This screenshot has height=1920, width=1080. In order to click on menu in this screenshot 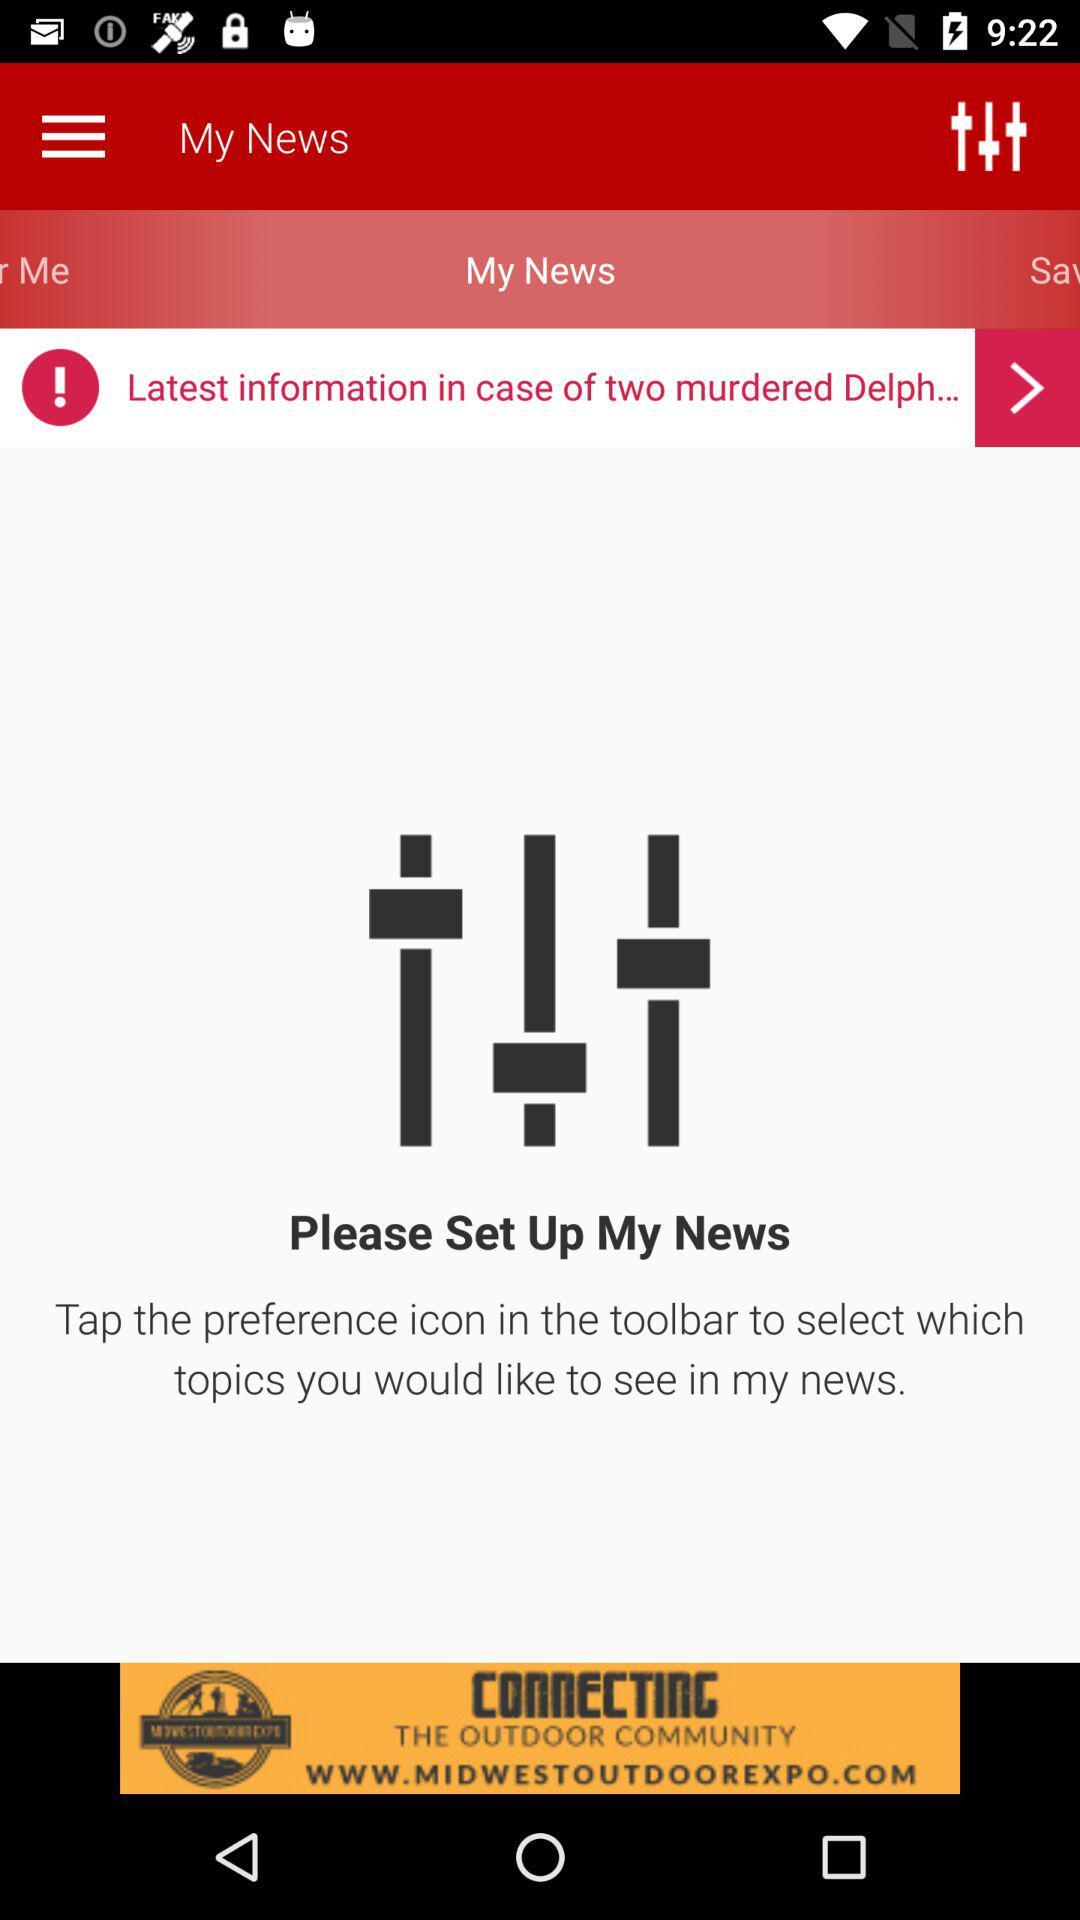, I will do `click(72, 135)`.